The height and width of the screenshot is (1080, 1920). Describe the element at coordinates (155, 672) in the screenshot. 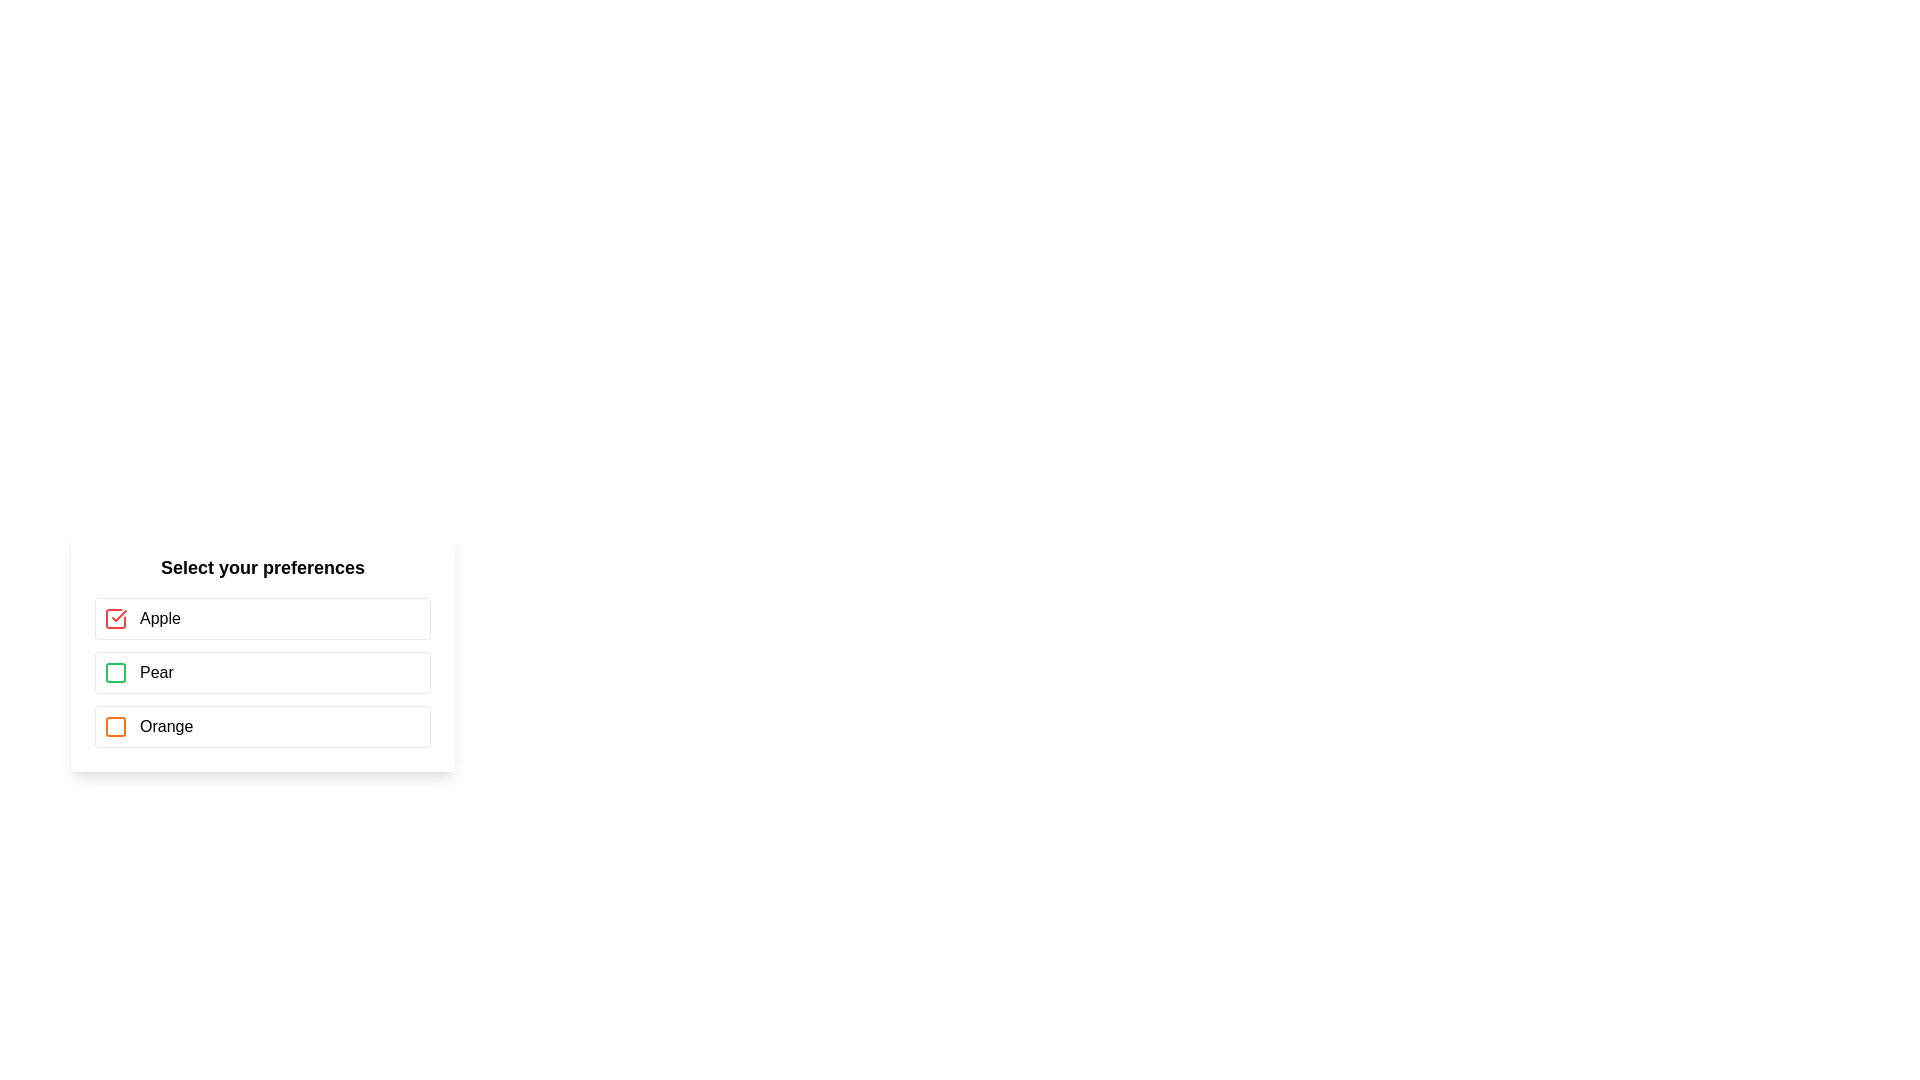

I see `the 'Pear' text label in the preference selection list, which is positioned between the 'Apple' and 'Orange' items` at that location.